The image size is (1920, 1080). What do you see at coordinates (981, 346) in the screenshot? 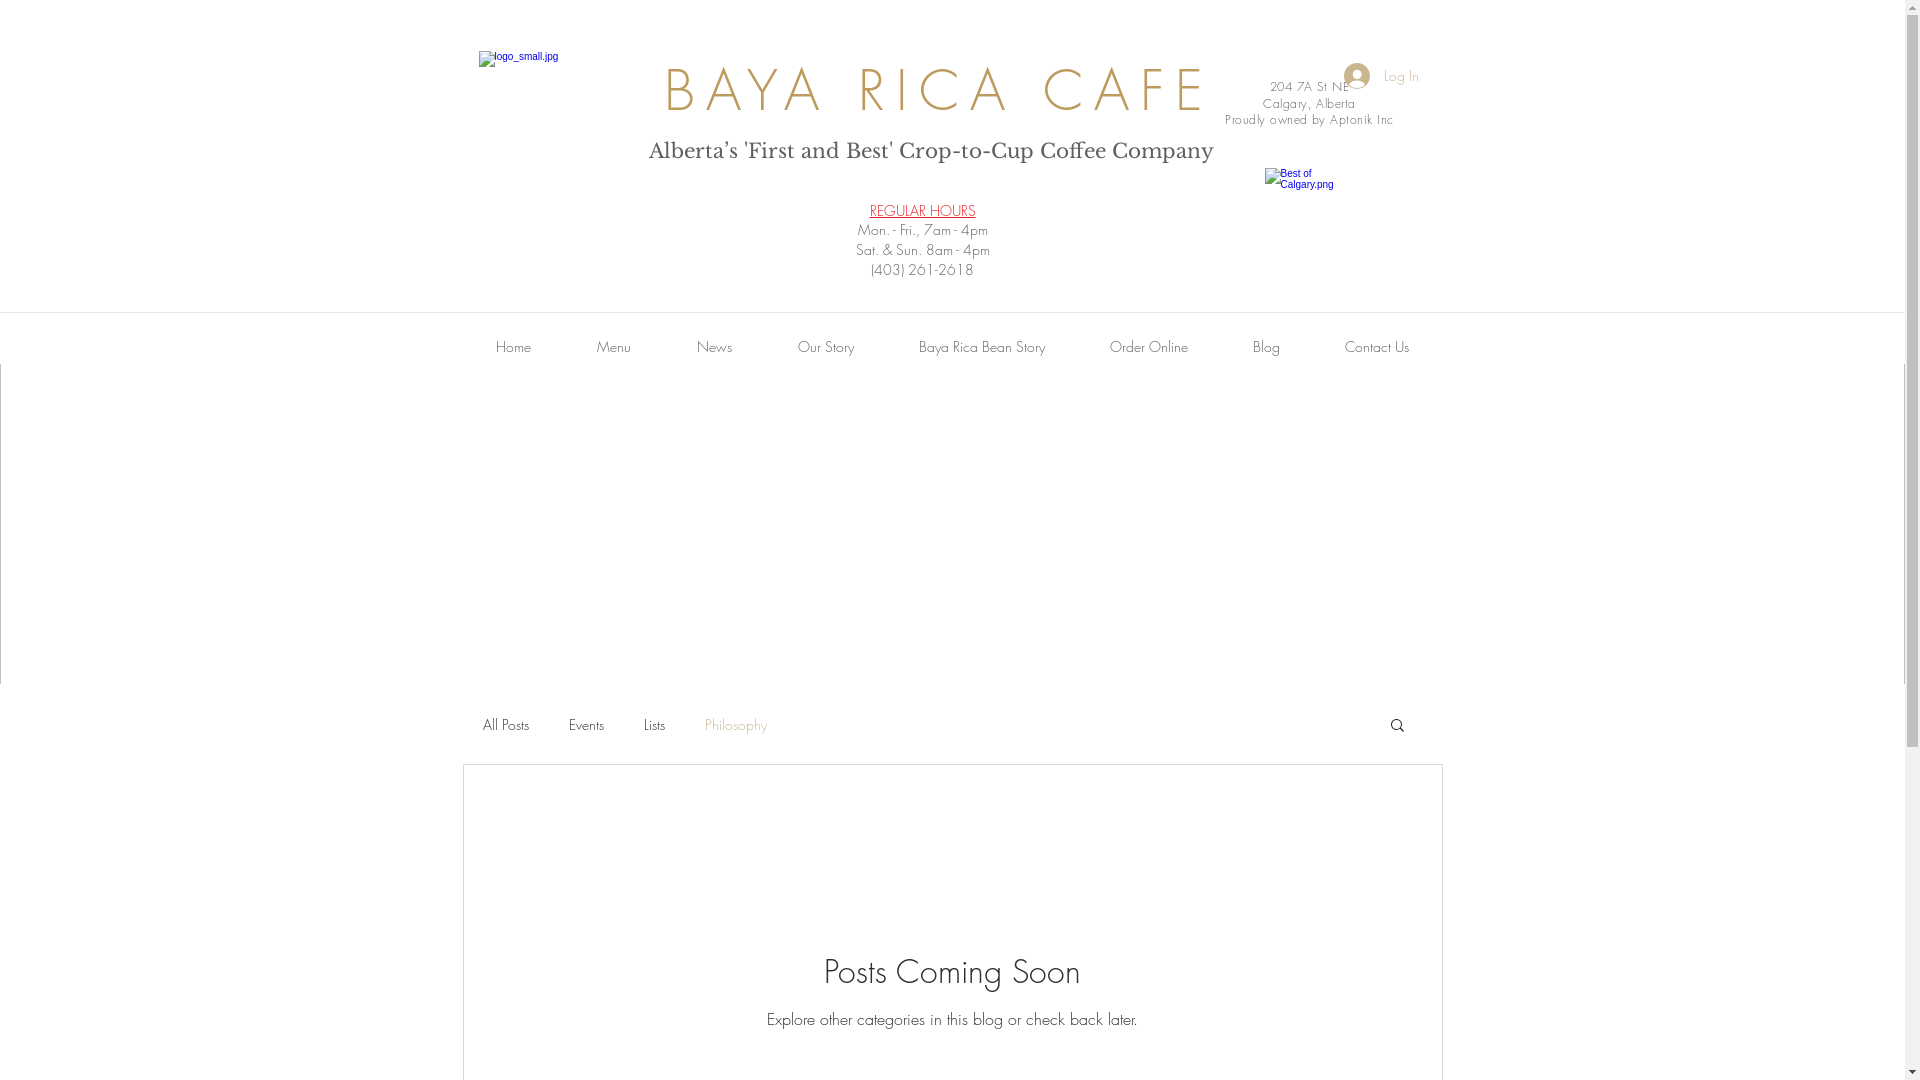
I see `'Baya Rica Bean Story'` at bounding box center [981, 346].